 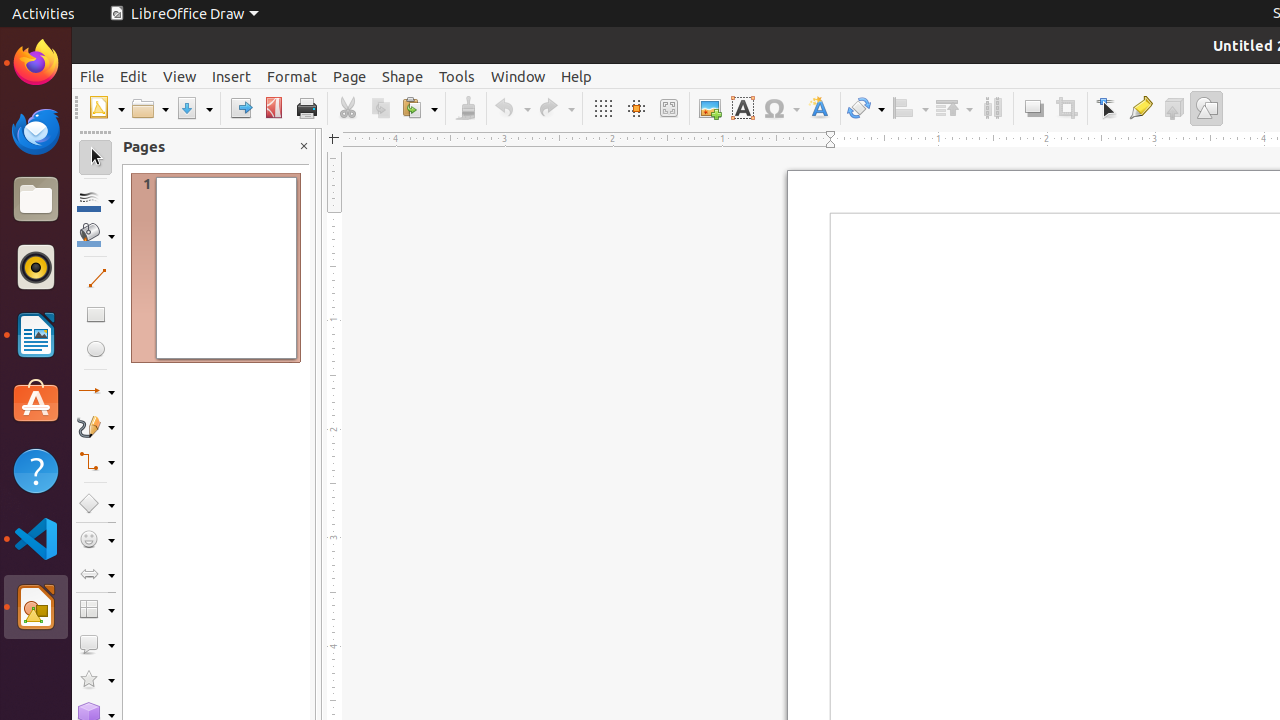 What do you see at coordinates (512, 108) in the screenshot?
I see `'Undo'` at bounding box center [512, 108].